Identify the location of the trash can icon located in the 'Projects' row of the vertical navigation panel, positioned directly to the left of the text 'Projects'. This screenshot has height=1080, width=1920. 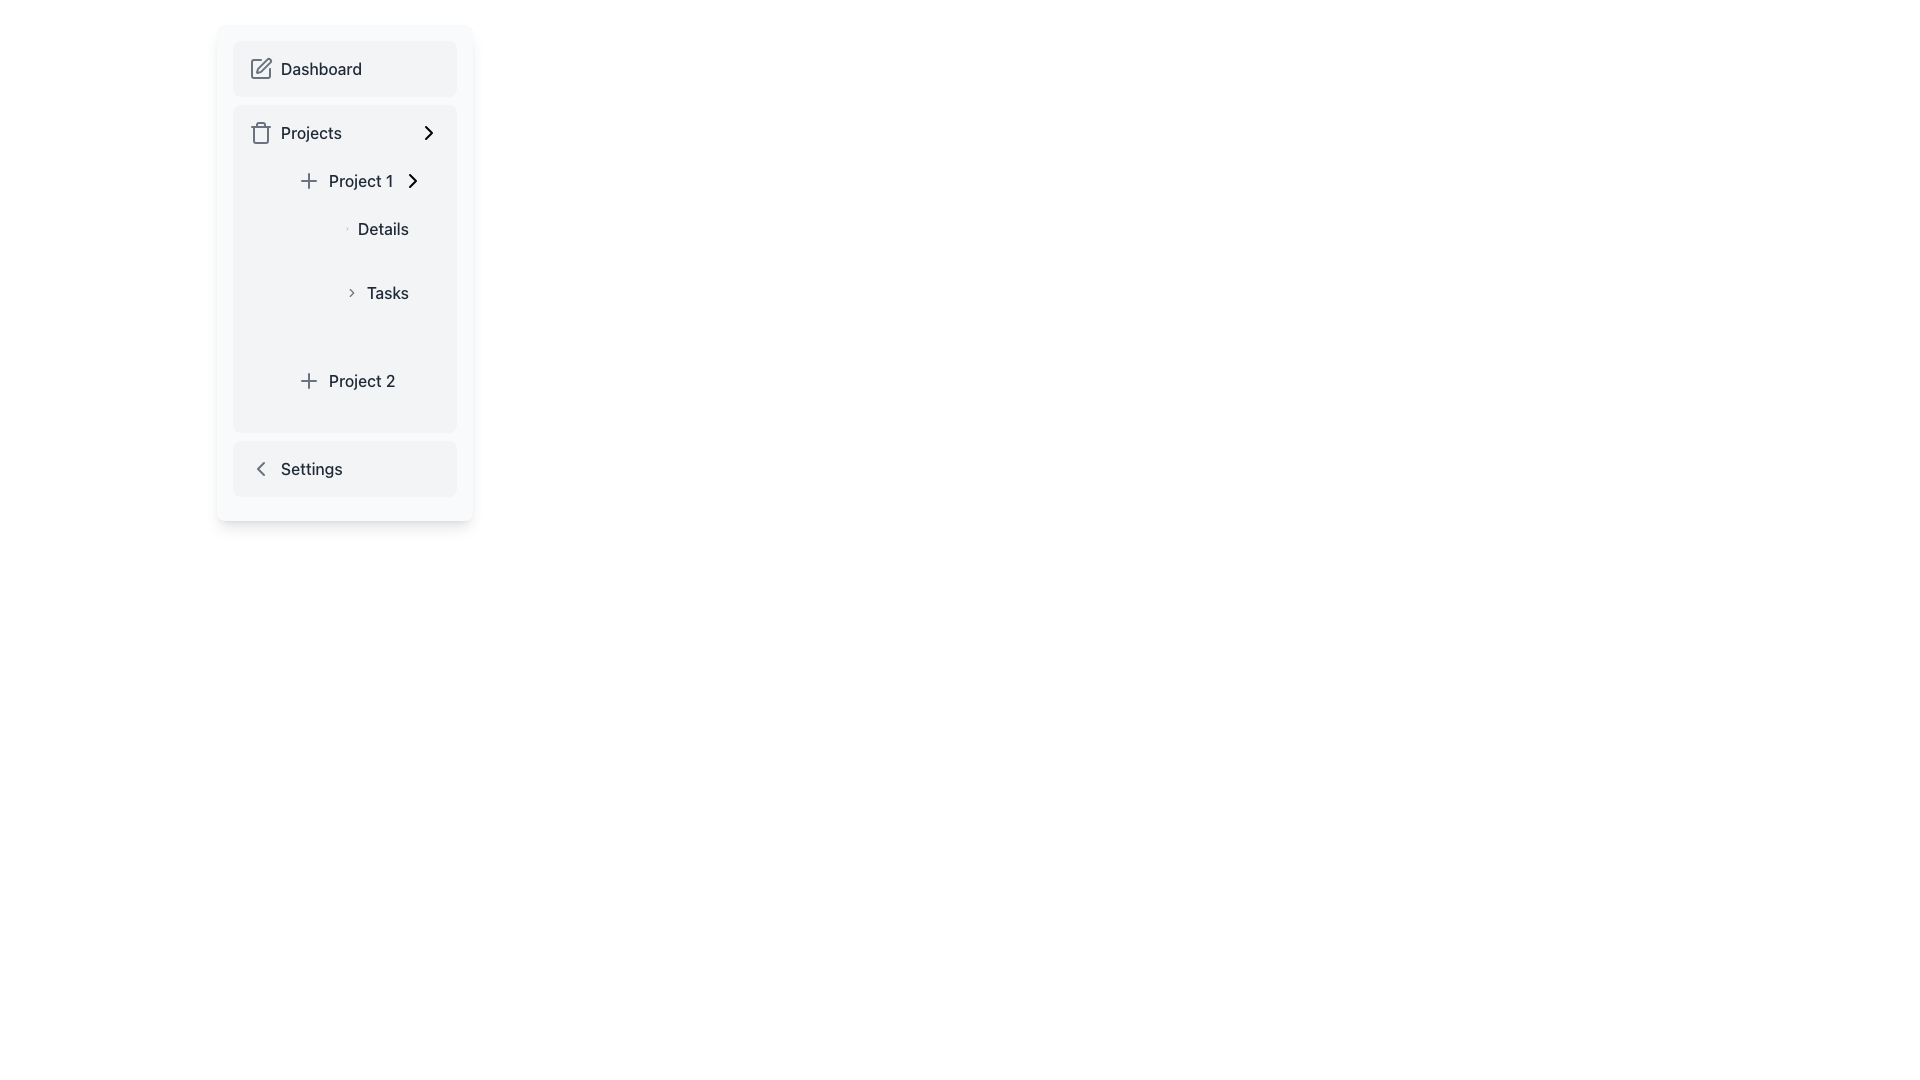
(259, 132).